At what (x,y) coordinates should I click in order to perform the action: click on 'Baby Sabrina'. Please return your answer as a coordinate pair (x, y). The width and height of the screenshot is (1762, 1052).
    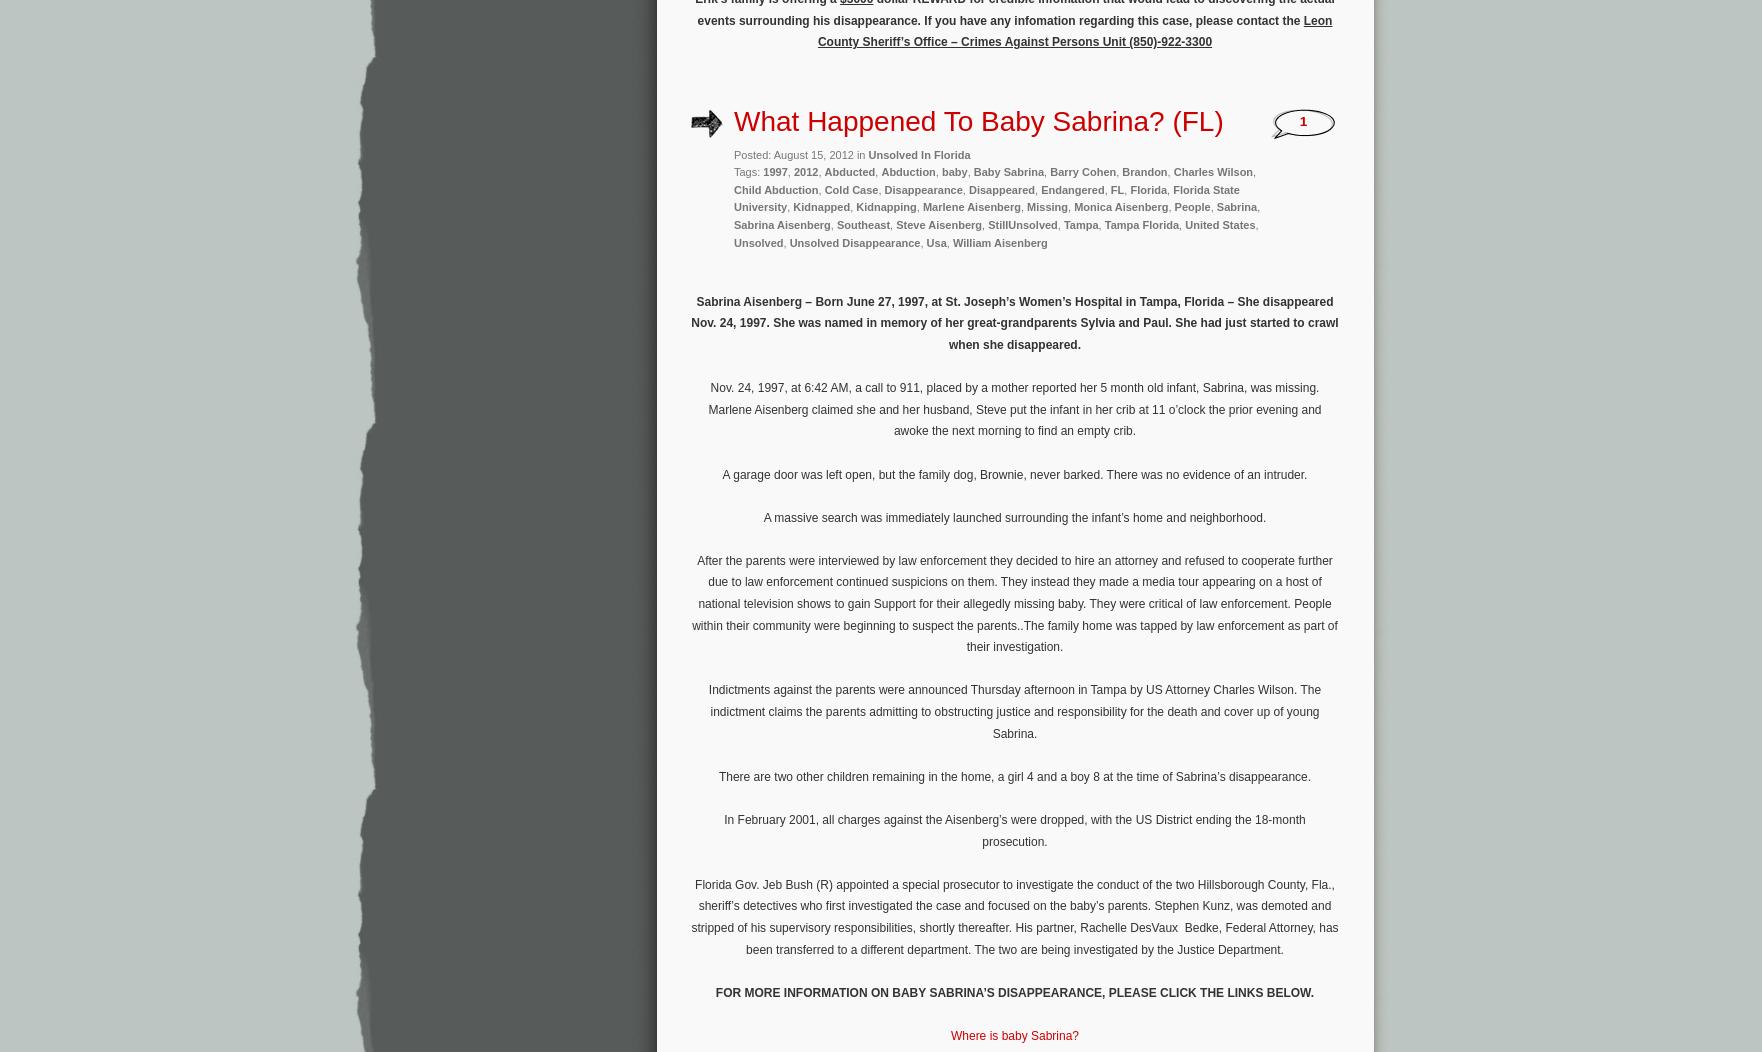
    Looking at the image, I should click on (1008, 171).